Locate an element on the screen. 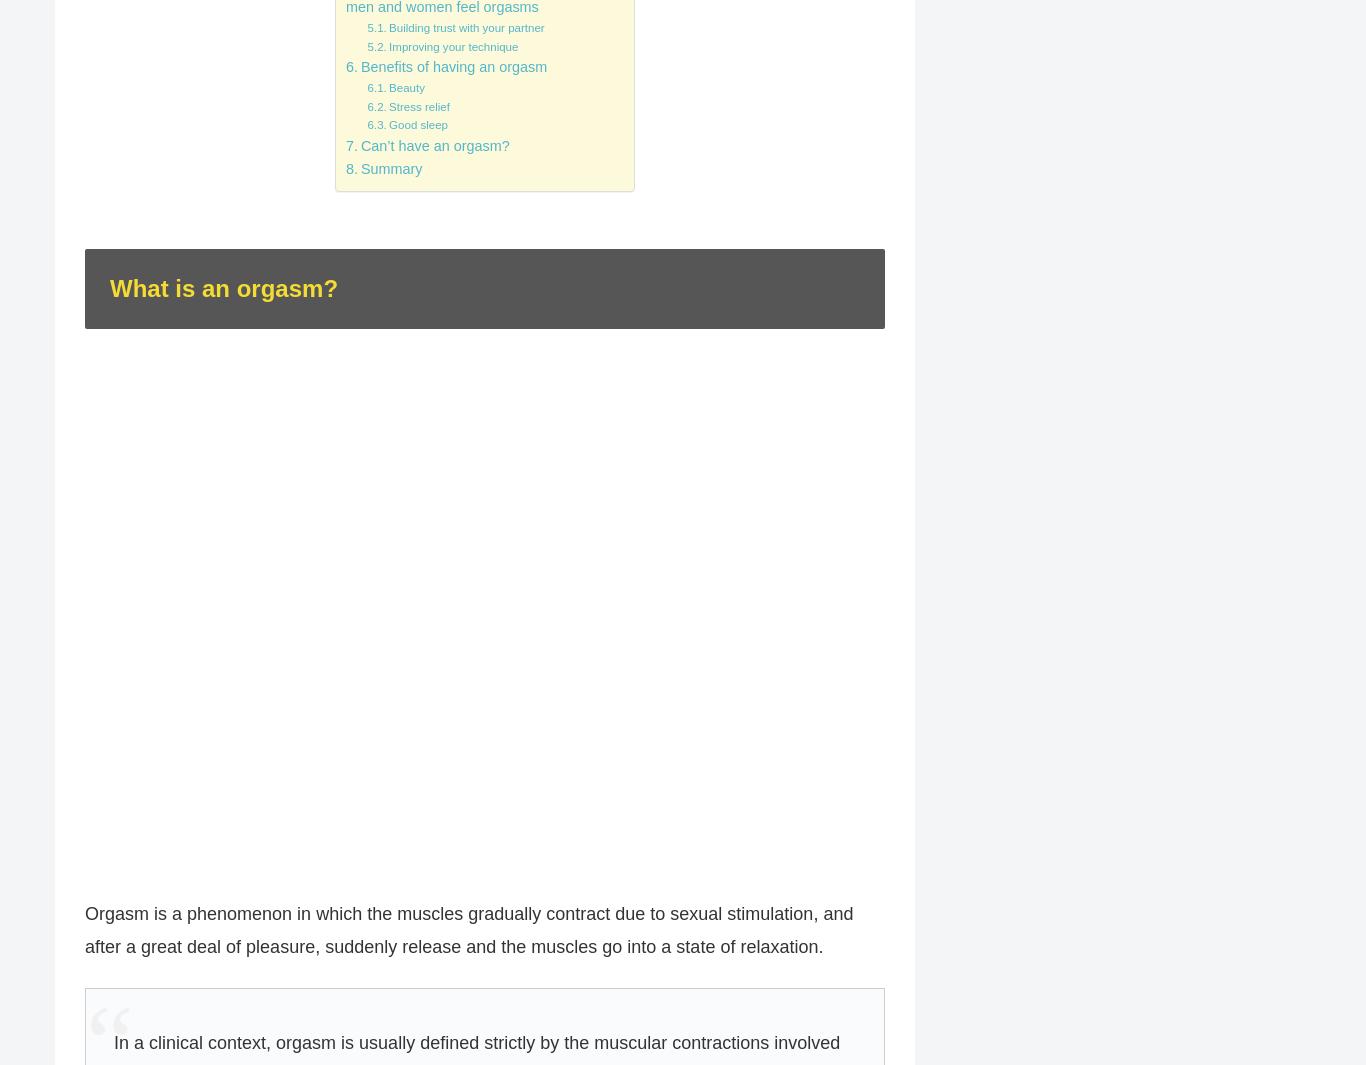 The image size is (1366, 1065). 'Building trust with your partner' is located at coordinates (466, 27).